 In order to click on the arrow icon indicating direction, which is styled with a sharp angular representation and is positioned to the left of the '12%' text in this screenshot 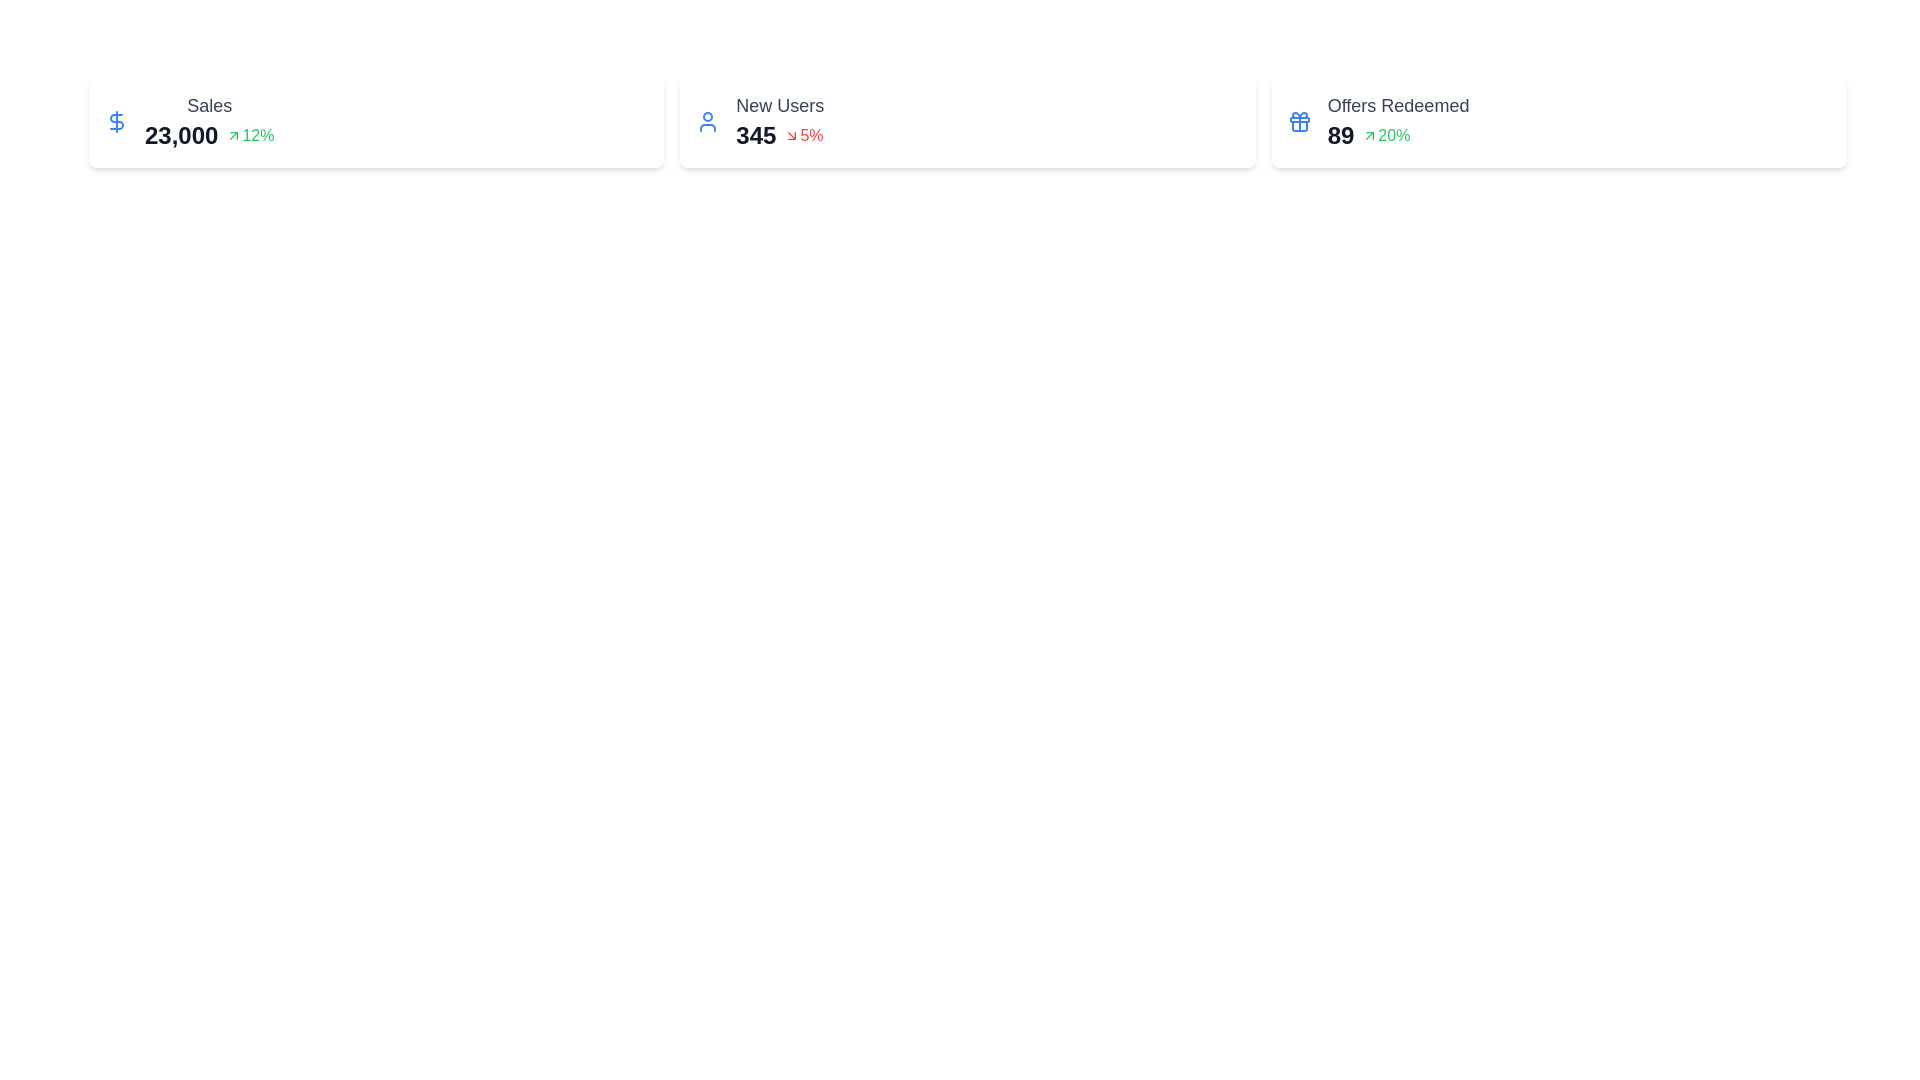, I will do `click(234, 135)`.